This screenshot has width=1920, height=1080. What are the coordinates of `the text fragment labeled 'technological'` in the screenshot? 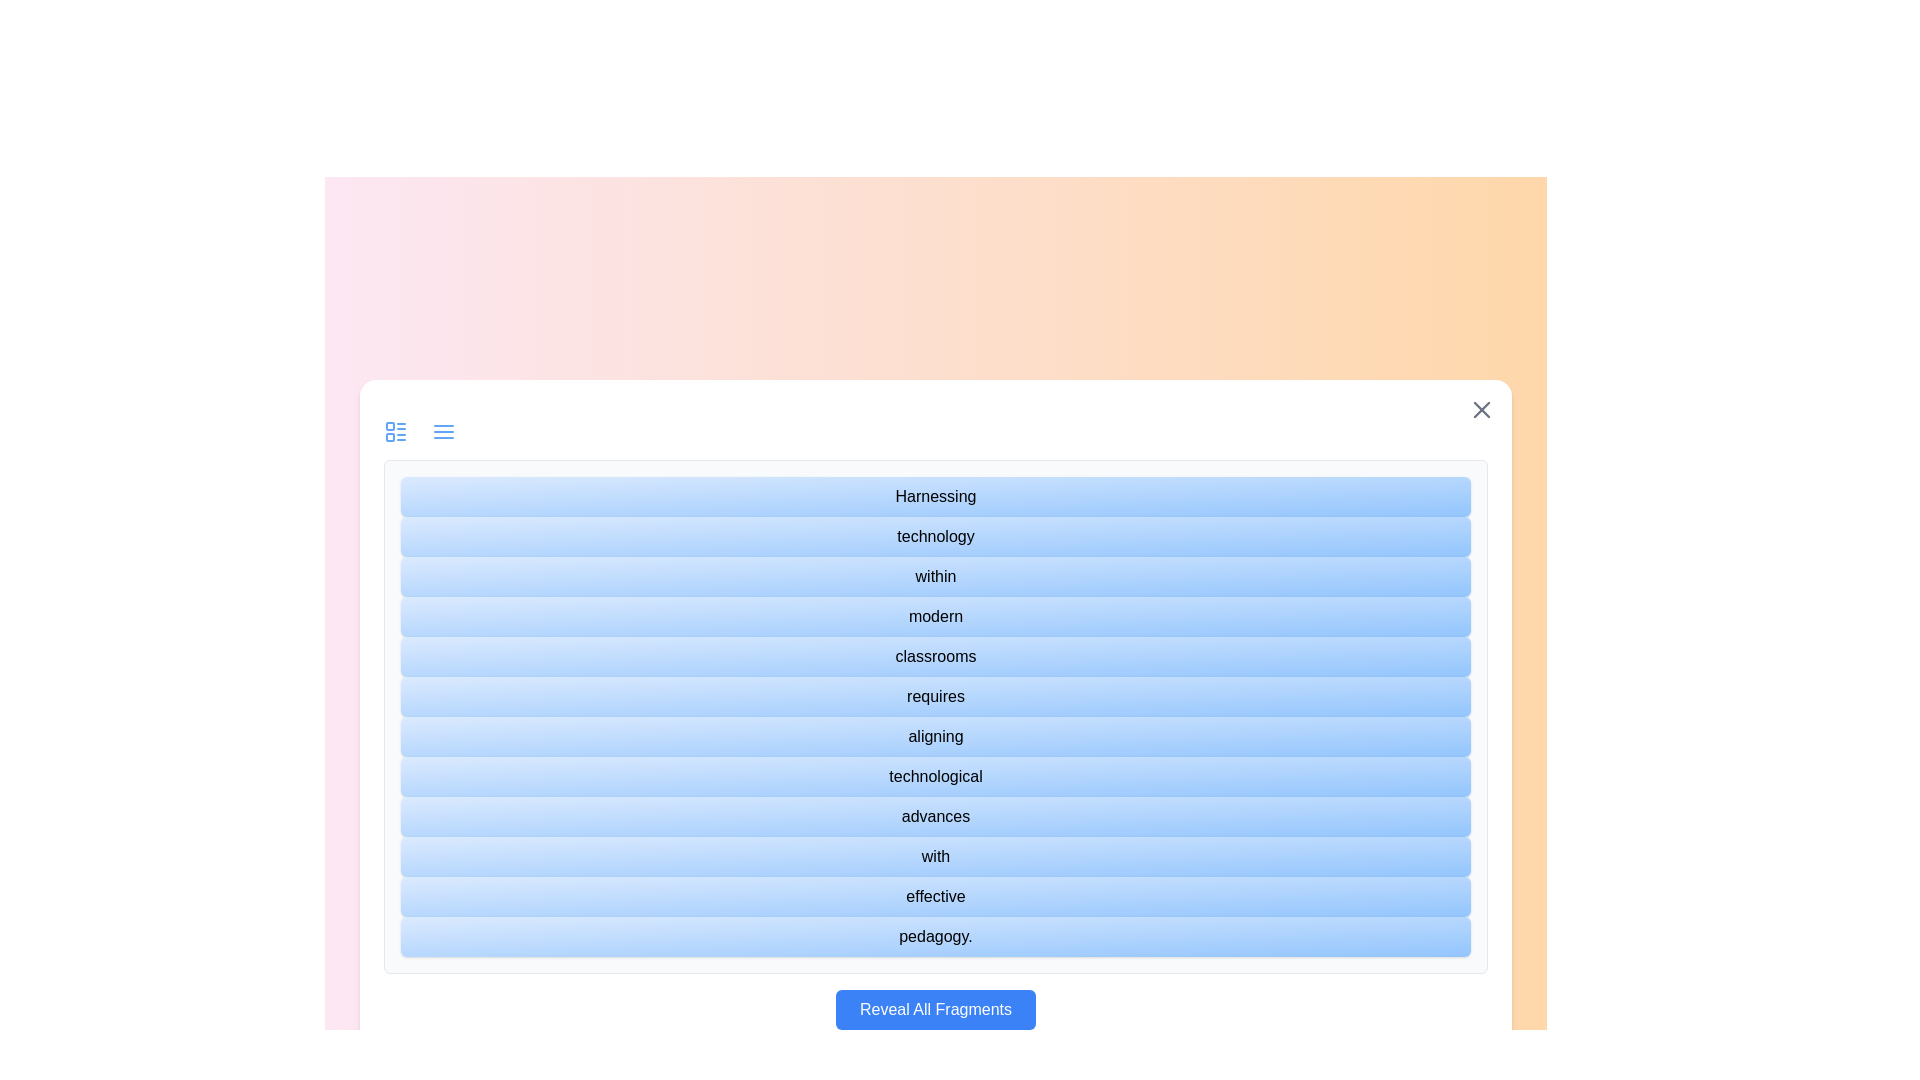 It's located at (935, 775).